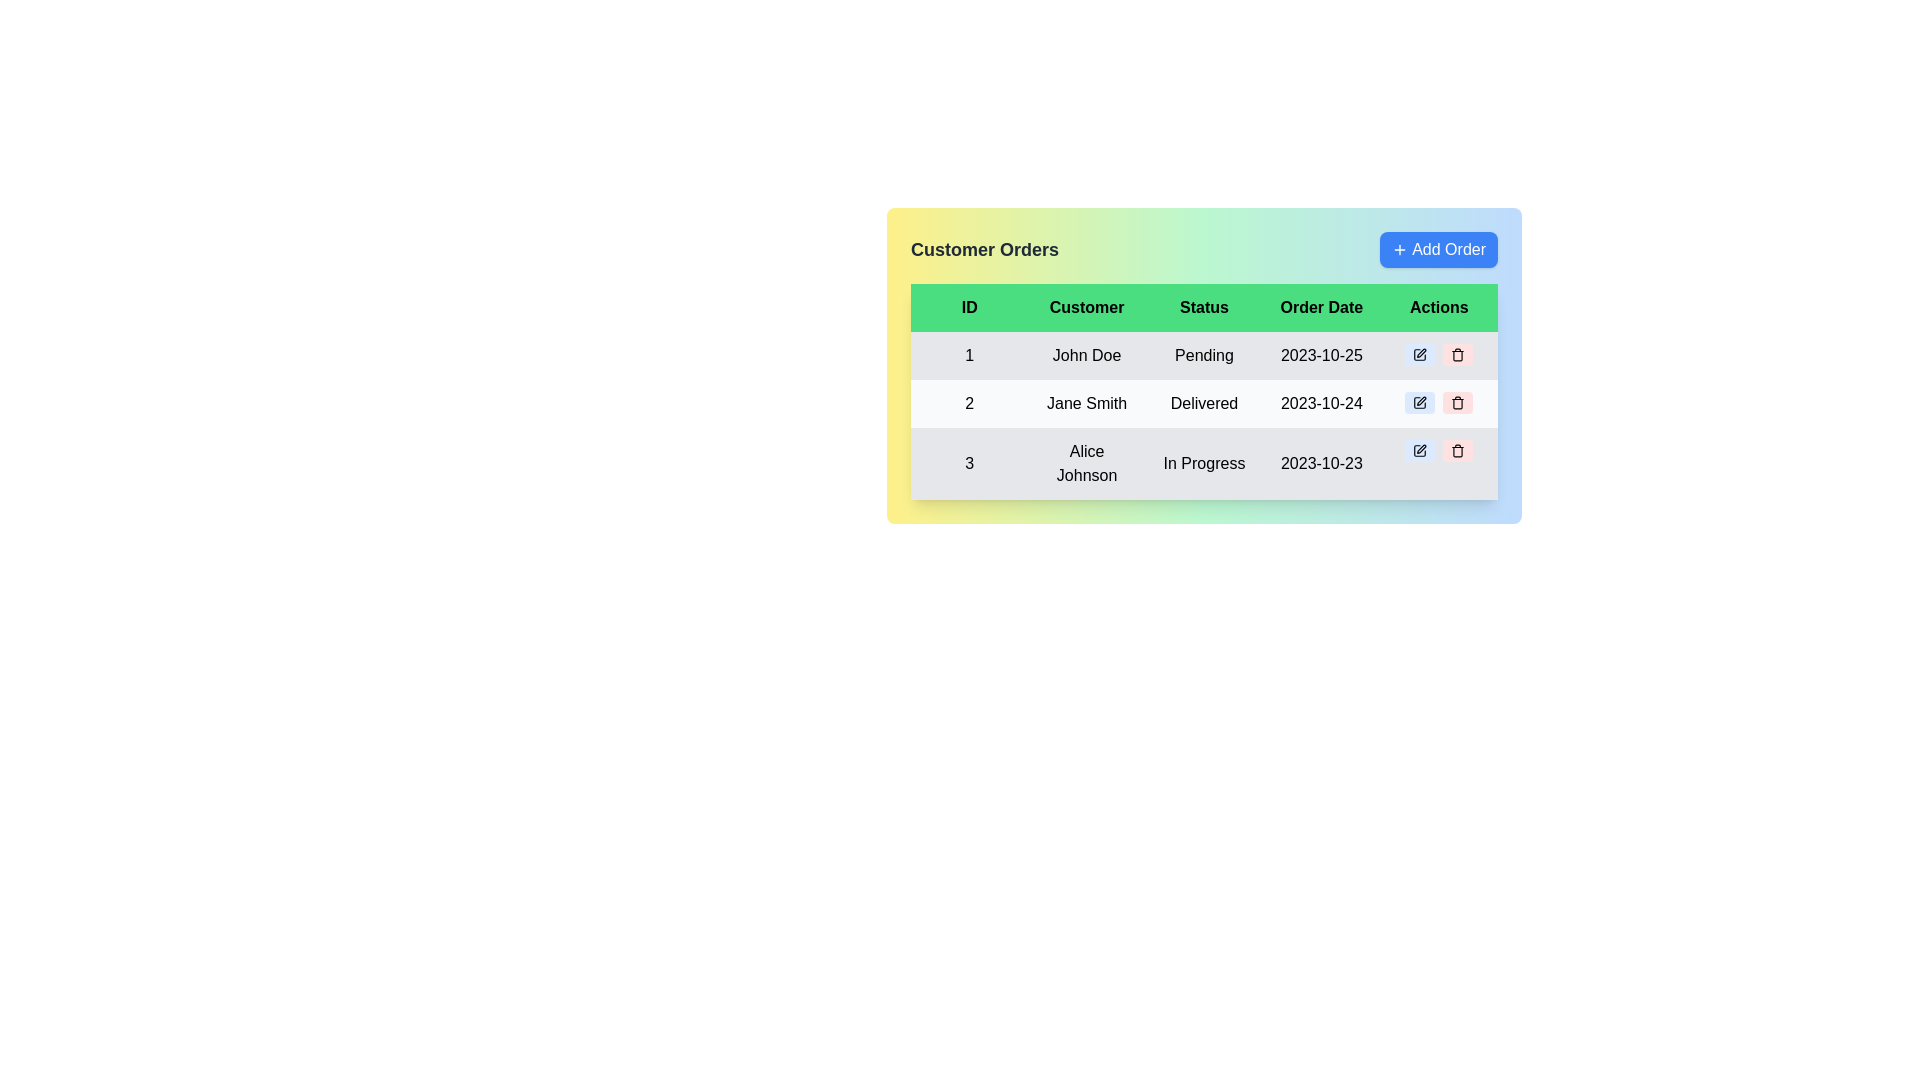 The height and width of the screenshot is (1080, 1920). I want to click on the section of the pencil icon characterized by a diagonal stroke and a pointed end located in the third row of the Actions column, so click(1419, 451).